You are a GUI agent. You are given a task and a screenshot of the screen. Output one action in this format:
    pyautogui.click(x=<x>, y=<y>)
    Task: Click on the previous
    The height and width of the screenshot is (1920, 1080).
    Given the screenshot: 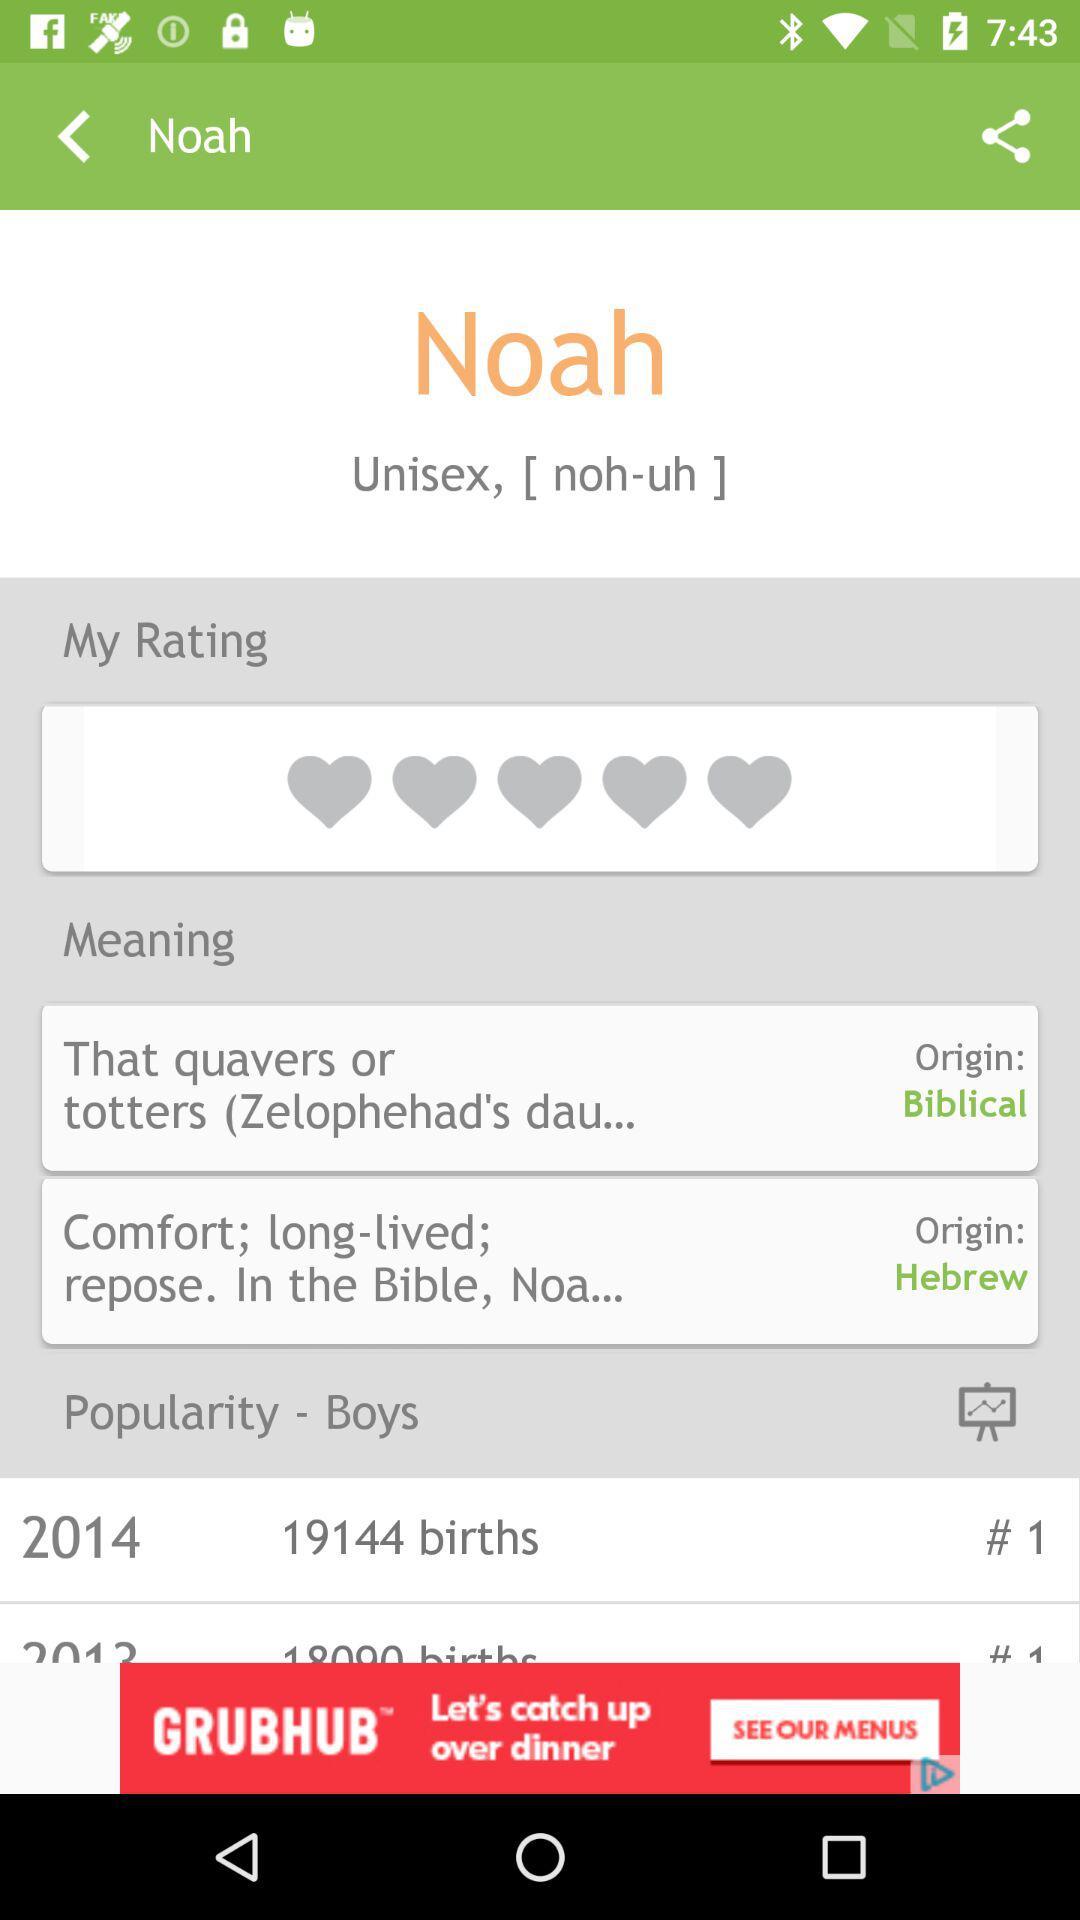 What is the action you would take?
    pyautogui.click(x=72, y=135)
    